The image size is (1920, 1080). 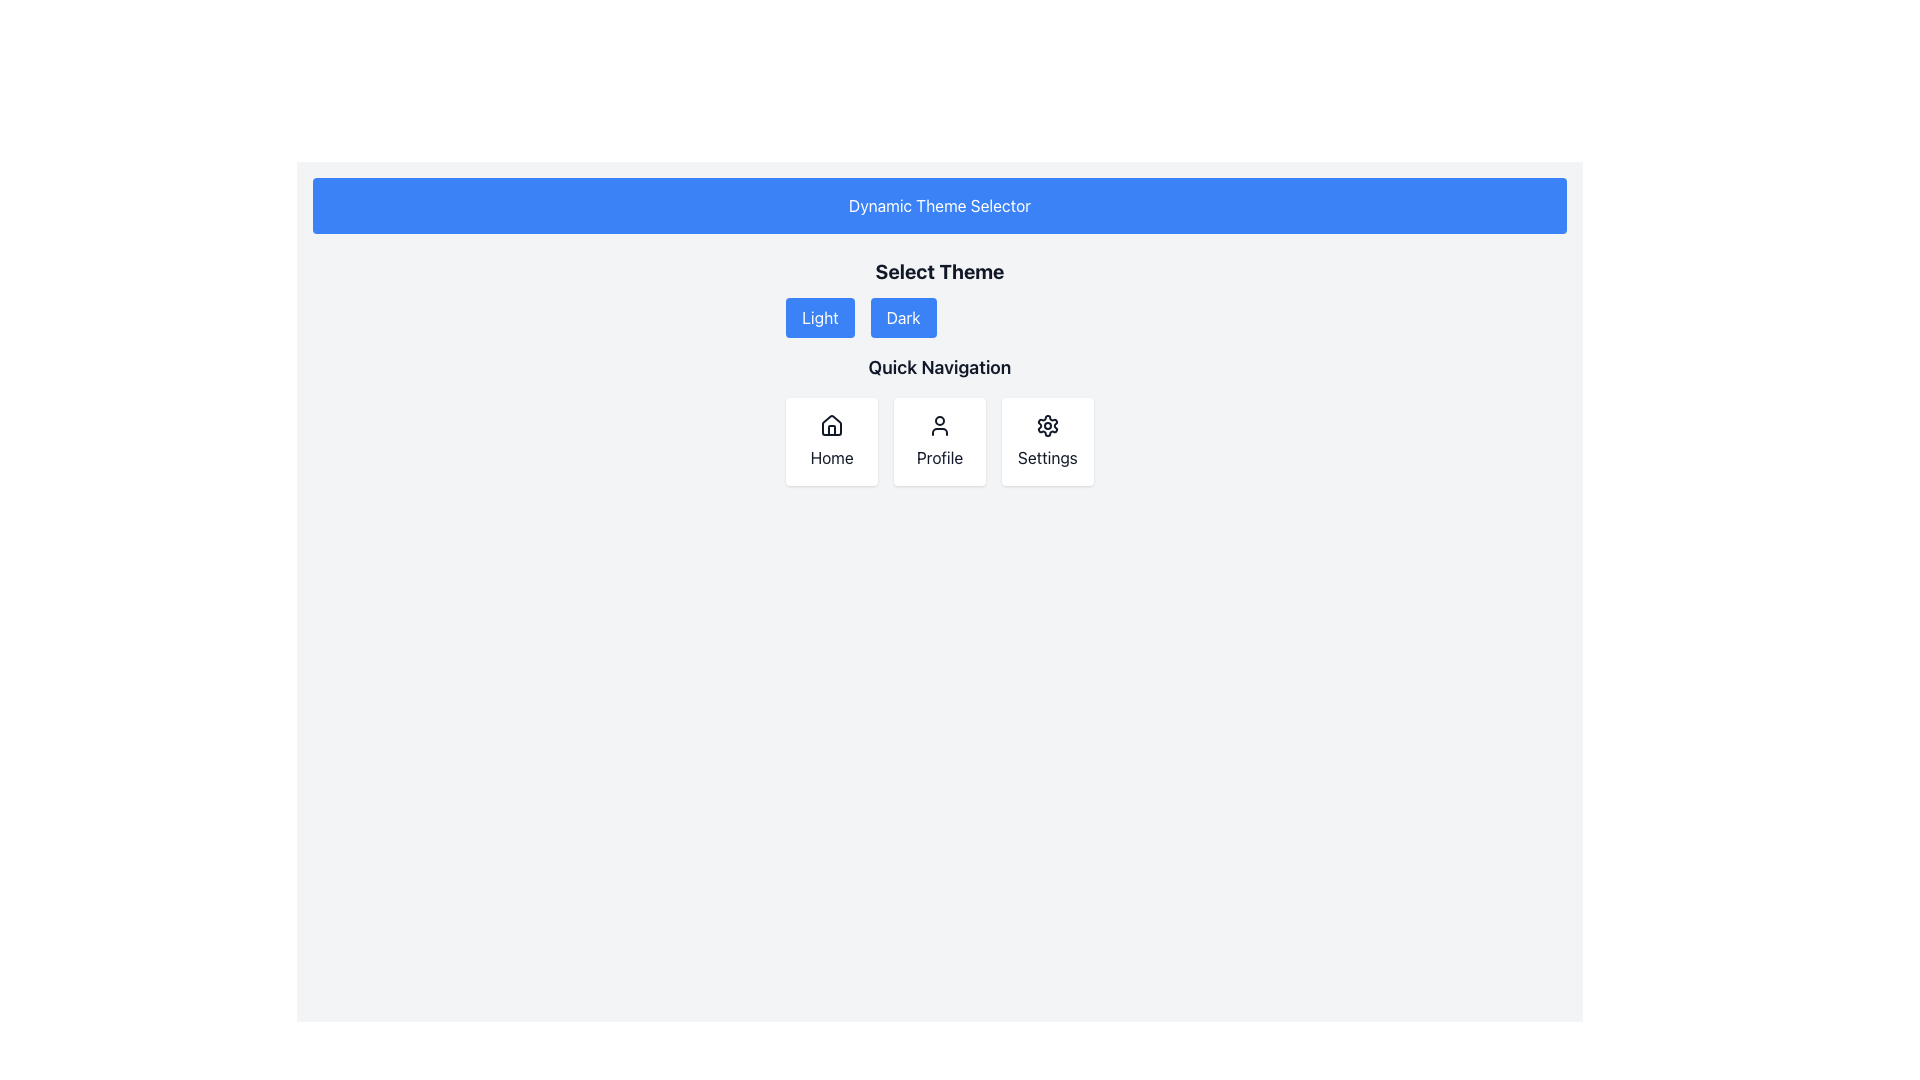 I want to click on the gear icon located within the 'Settings' box, so click(x=1046, y=424).